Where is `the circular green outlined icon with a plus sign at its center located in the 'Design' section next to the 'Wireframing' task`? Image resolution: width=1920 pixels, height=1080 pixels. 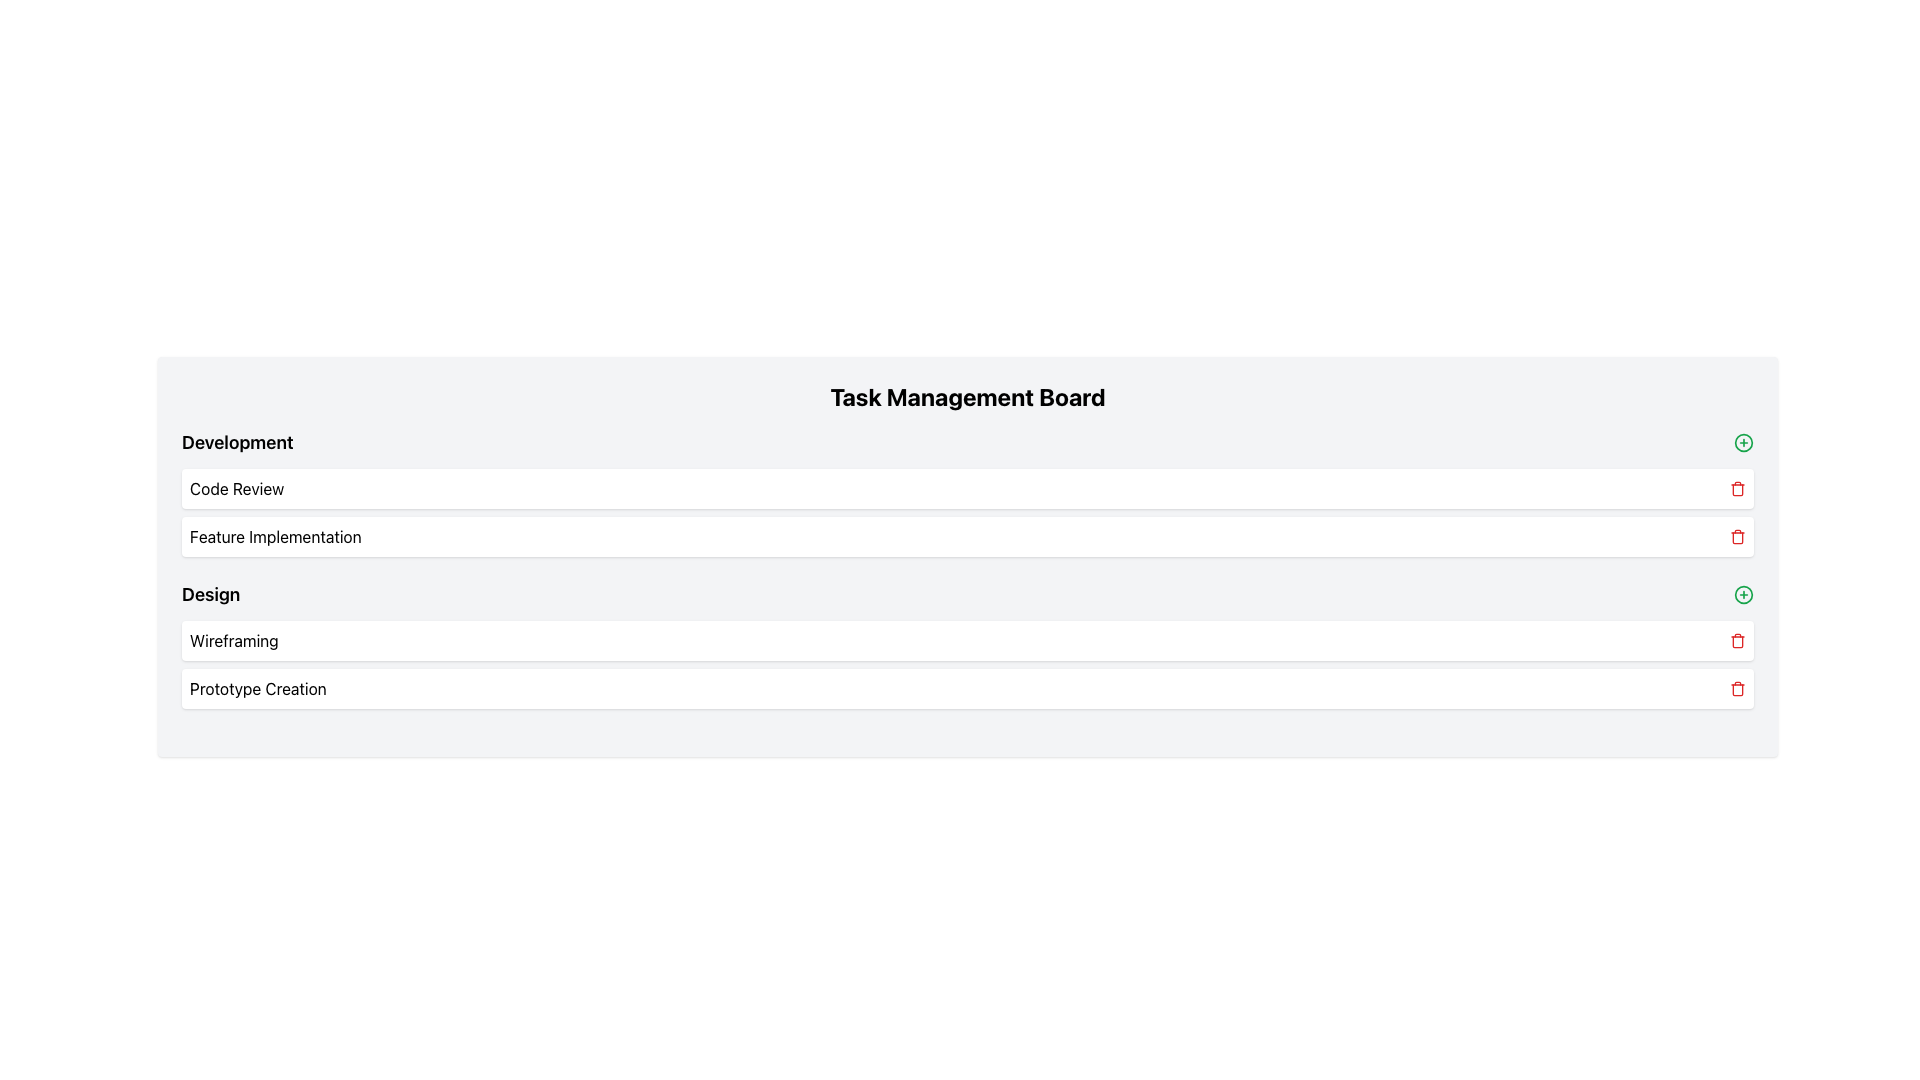
the circular green outlined icon with a plus sign at its center located in the 'Design' section next to the 'Wireframing' task is located at coordinates (1742, 442).